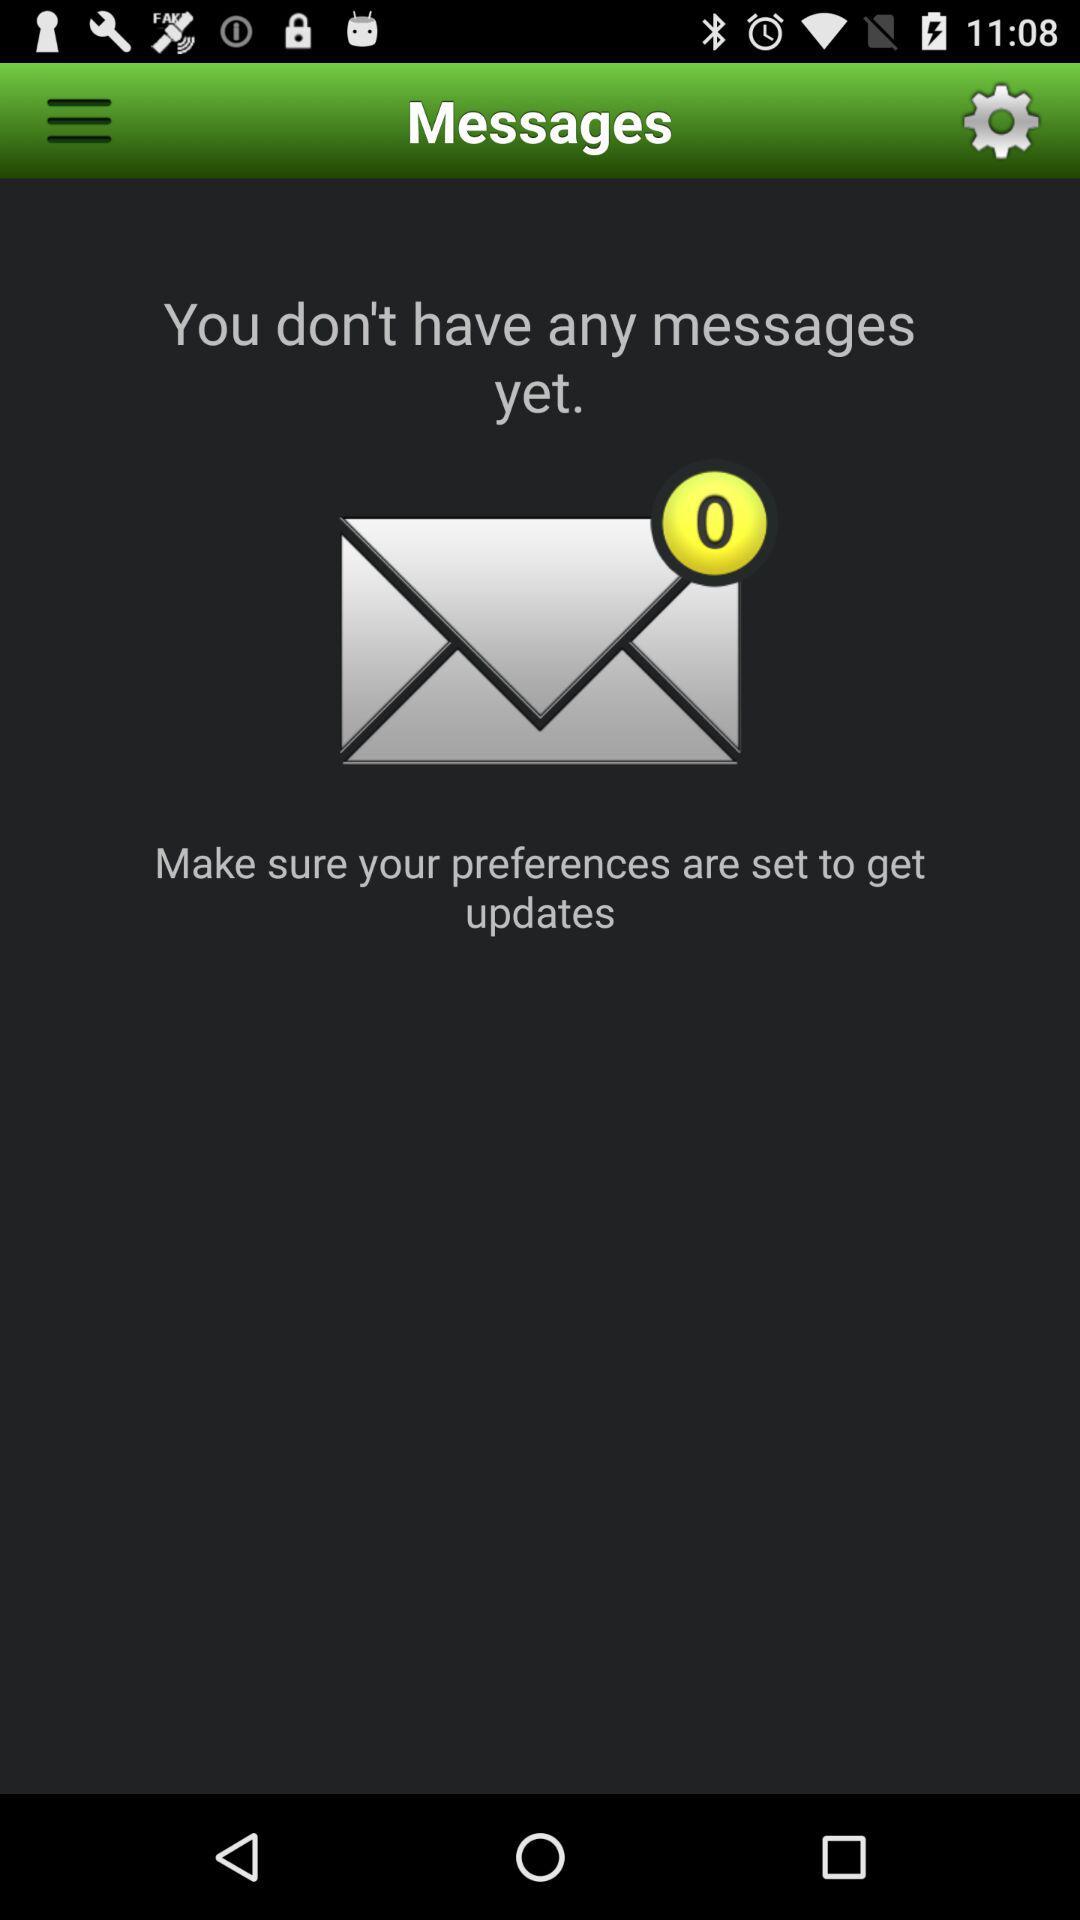 This screenshot has width=1080, height=1920. Describe the element at coordinates (1001, 119) in the screenshot. I see `the icon next to messages` at that location.